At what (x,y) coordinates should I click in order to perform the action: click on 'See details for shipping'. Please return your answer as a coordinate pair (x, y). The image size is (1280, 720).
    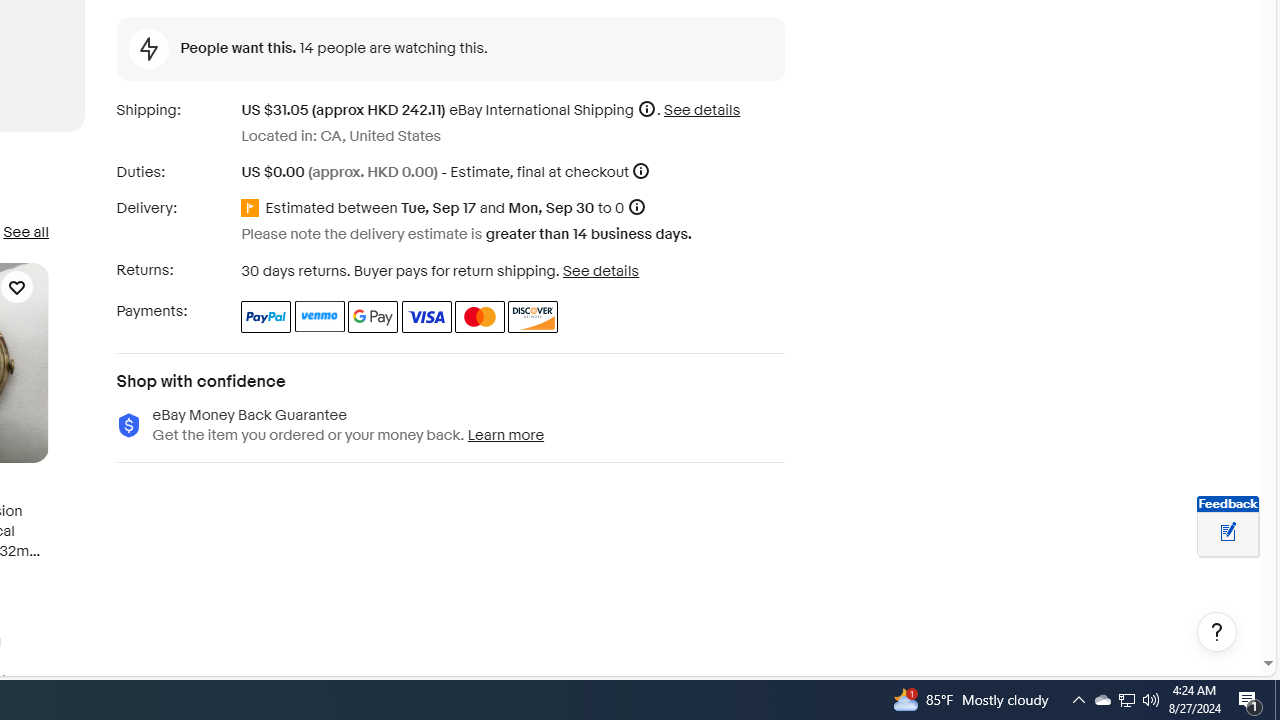
    Looking at the image, I should click on (702, 110).